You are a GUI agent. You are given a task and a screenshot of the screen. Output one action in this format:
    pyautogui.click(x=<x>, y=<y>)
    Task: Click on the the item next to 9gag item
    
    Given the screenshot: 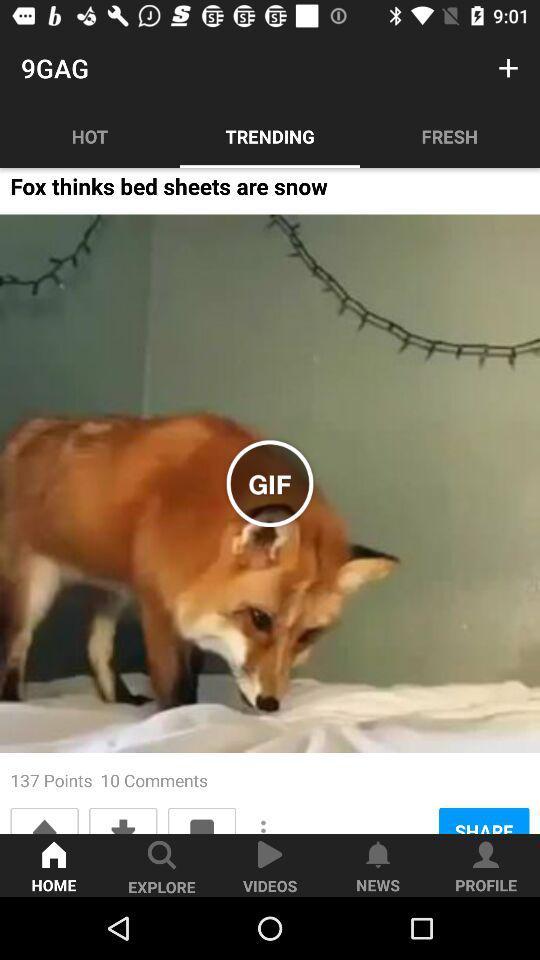 What is the action you would take?
    pyautogui.click(x=508, y=68)
    